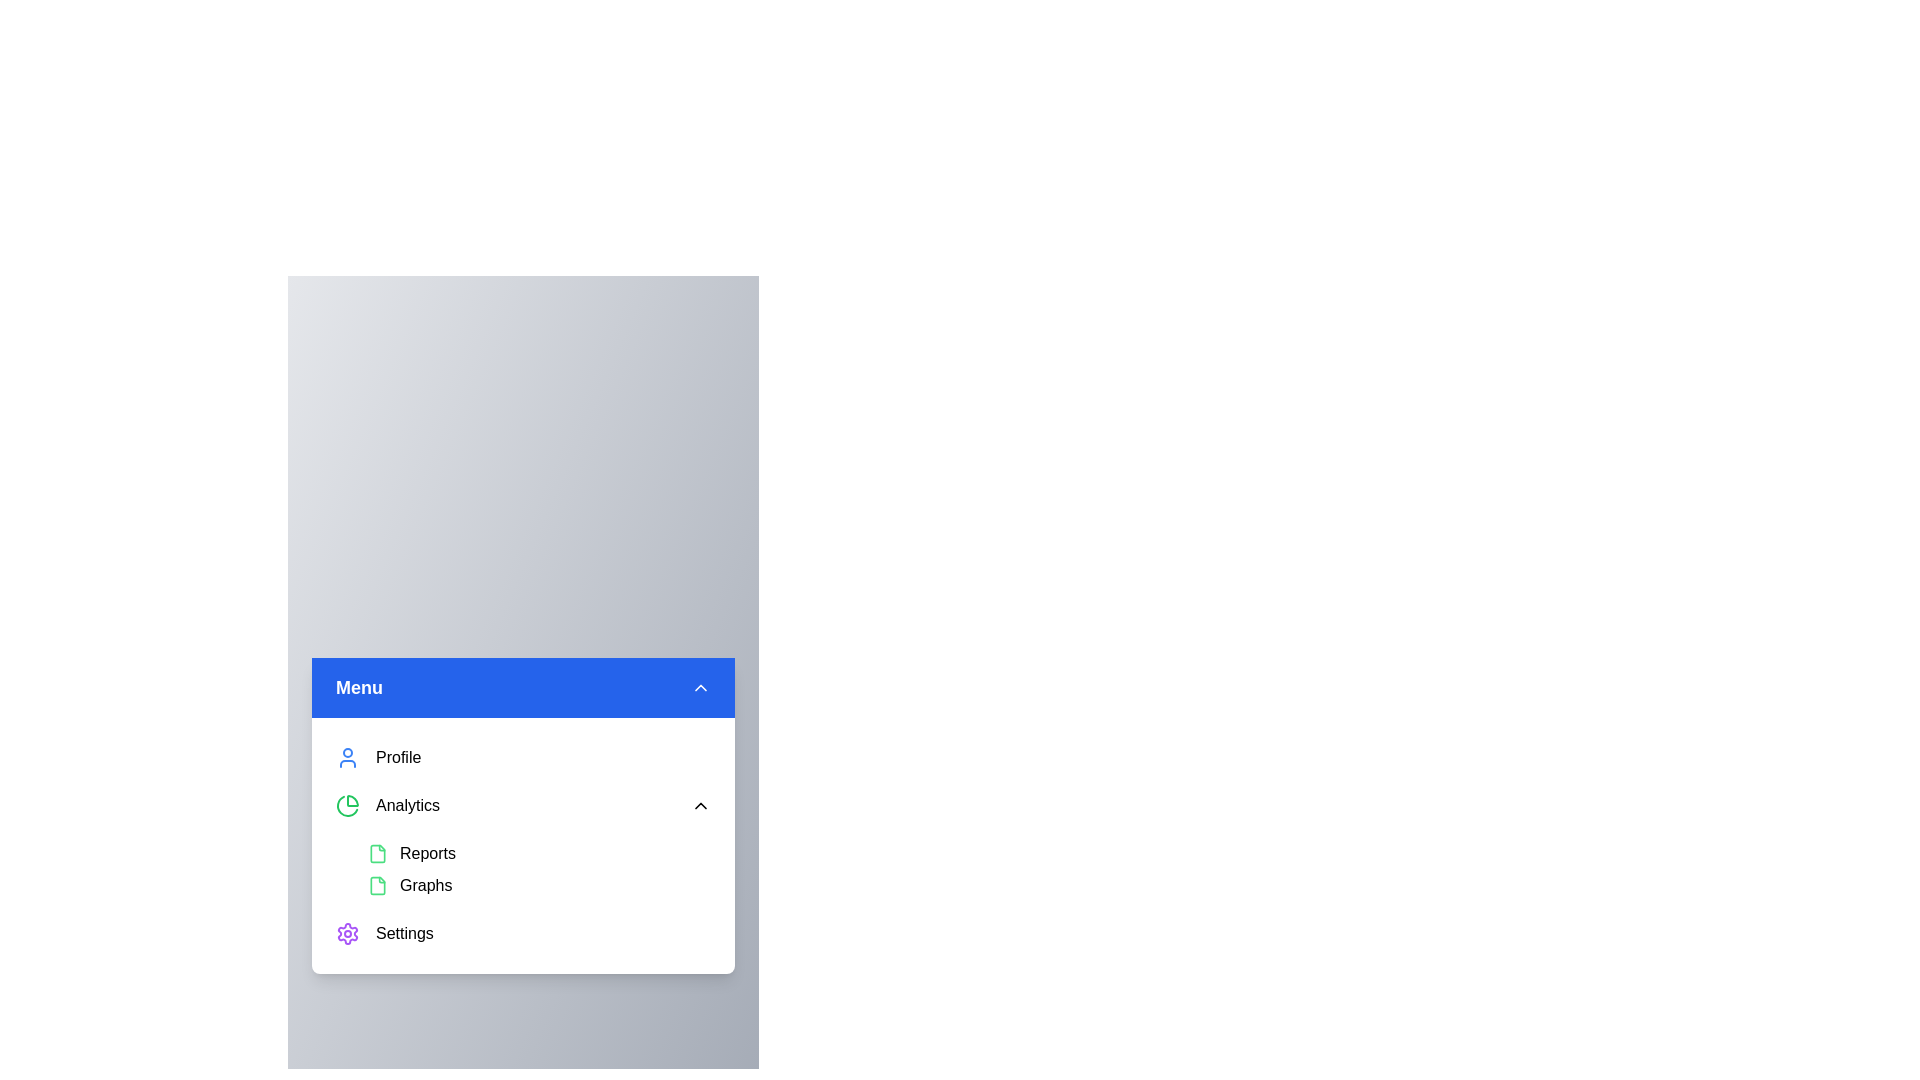  Describe the element at coordinates (352, 800) in the screenshot. I see `the pie chart icon representing 'Analytics'` at that location.